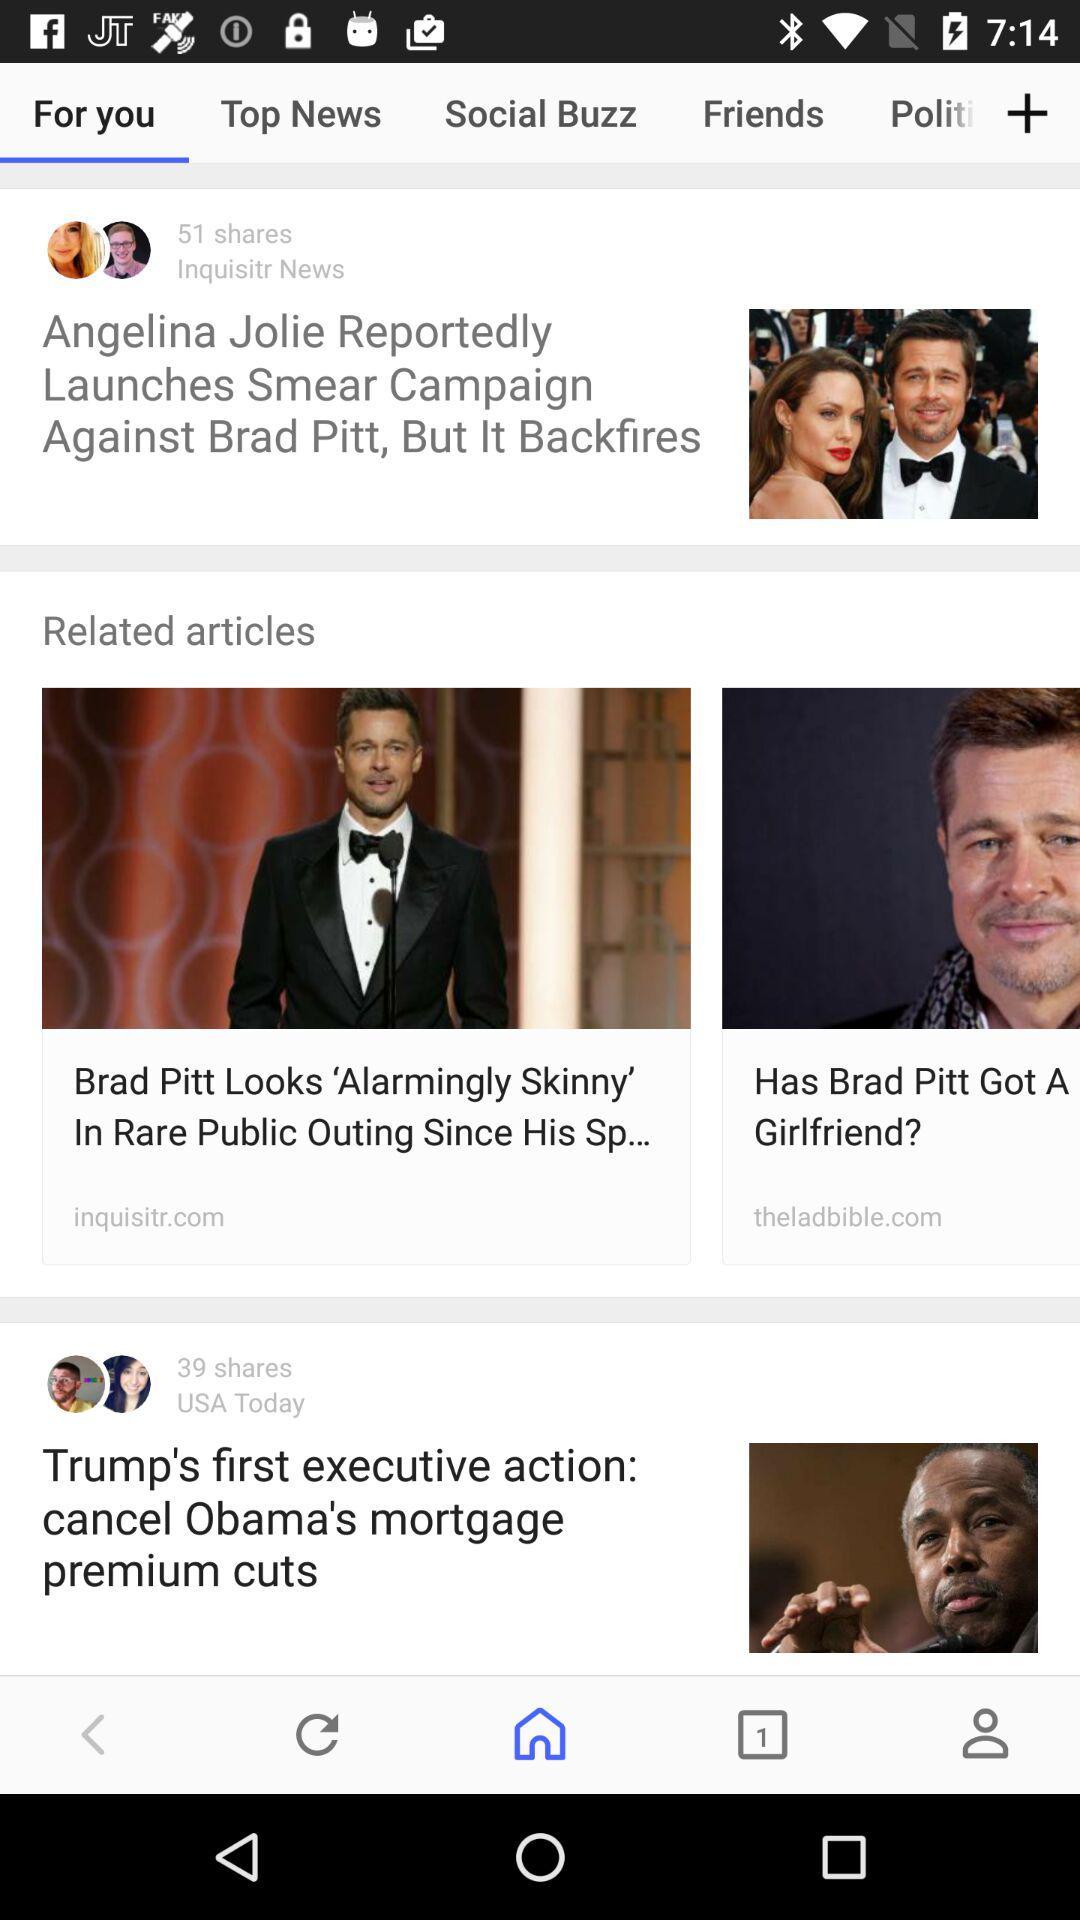 The image size is (1080, 1920). I want to click on the avatar icon, so click(984, 1733).